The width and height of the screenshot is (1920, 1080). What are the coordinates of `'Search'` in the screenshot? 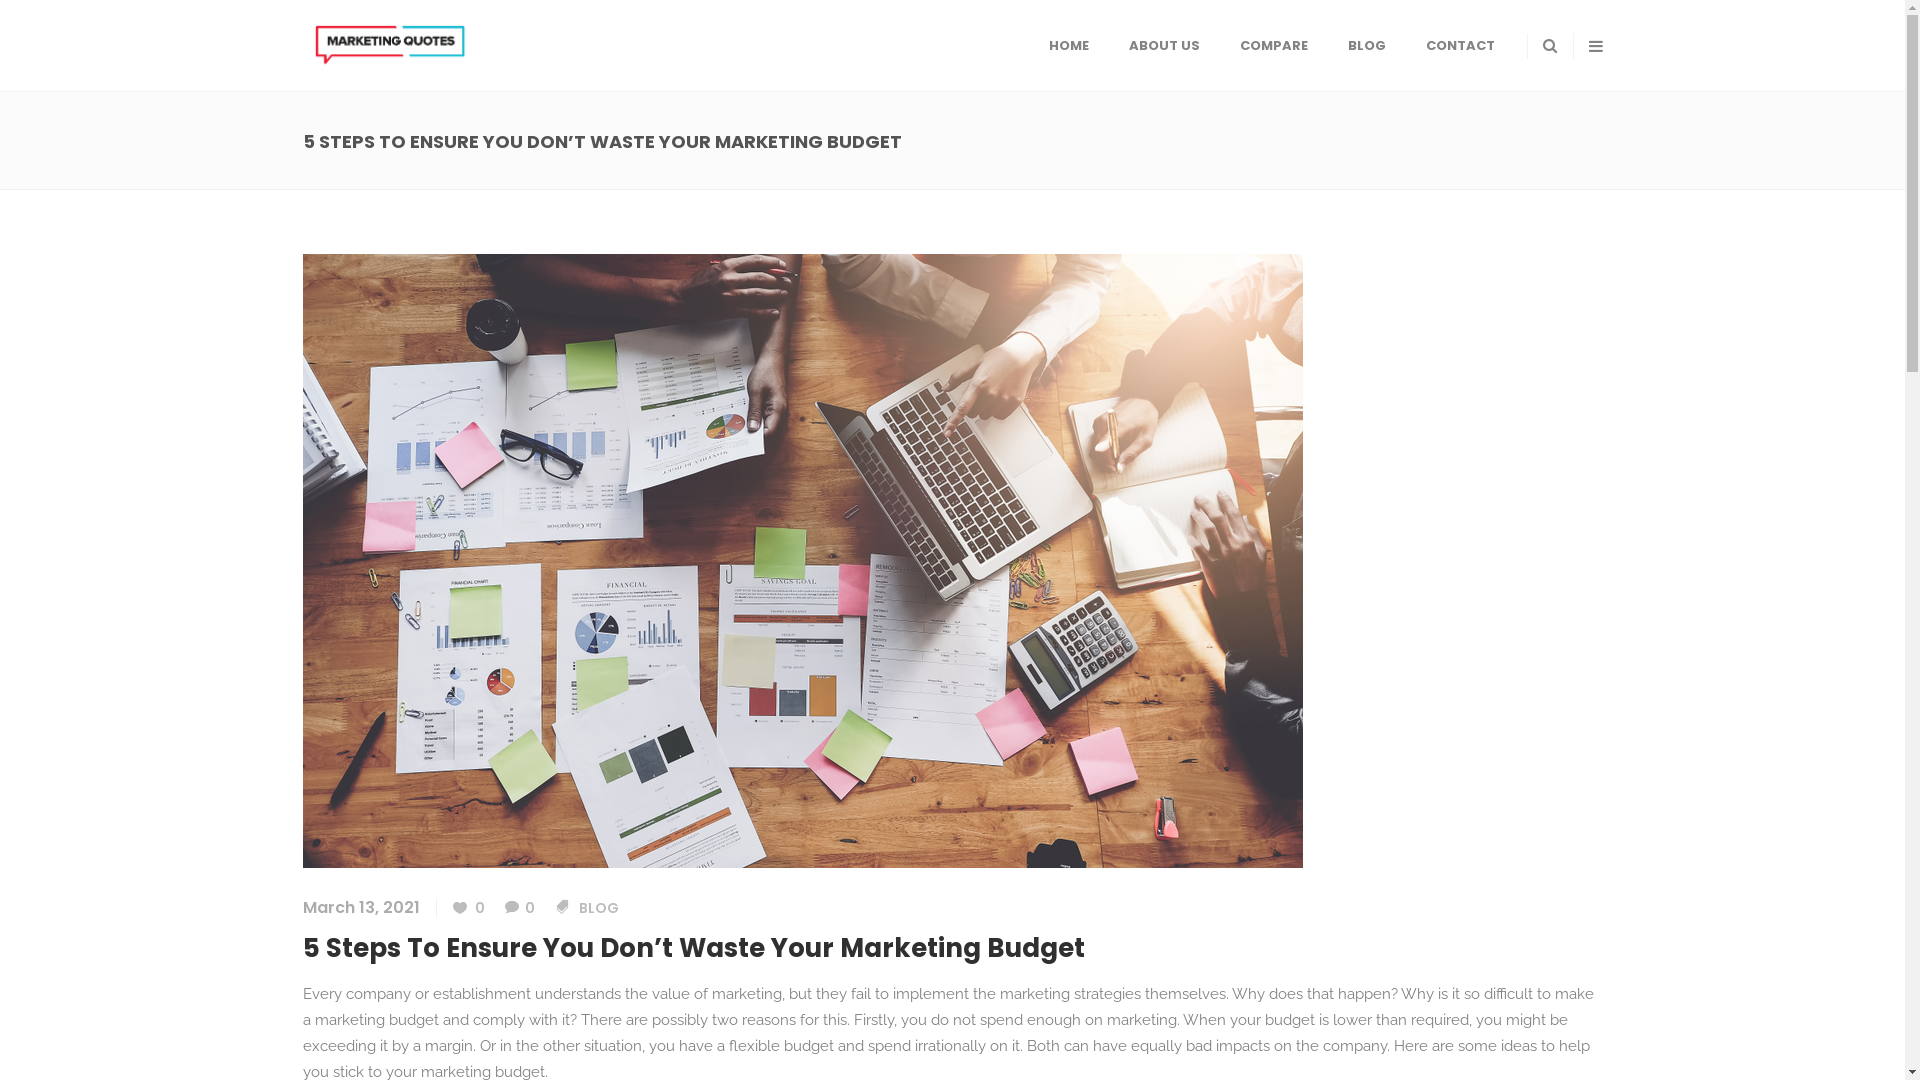 It's located at (1515, 123).